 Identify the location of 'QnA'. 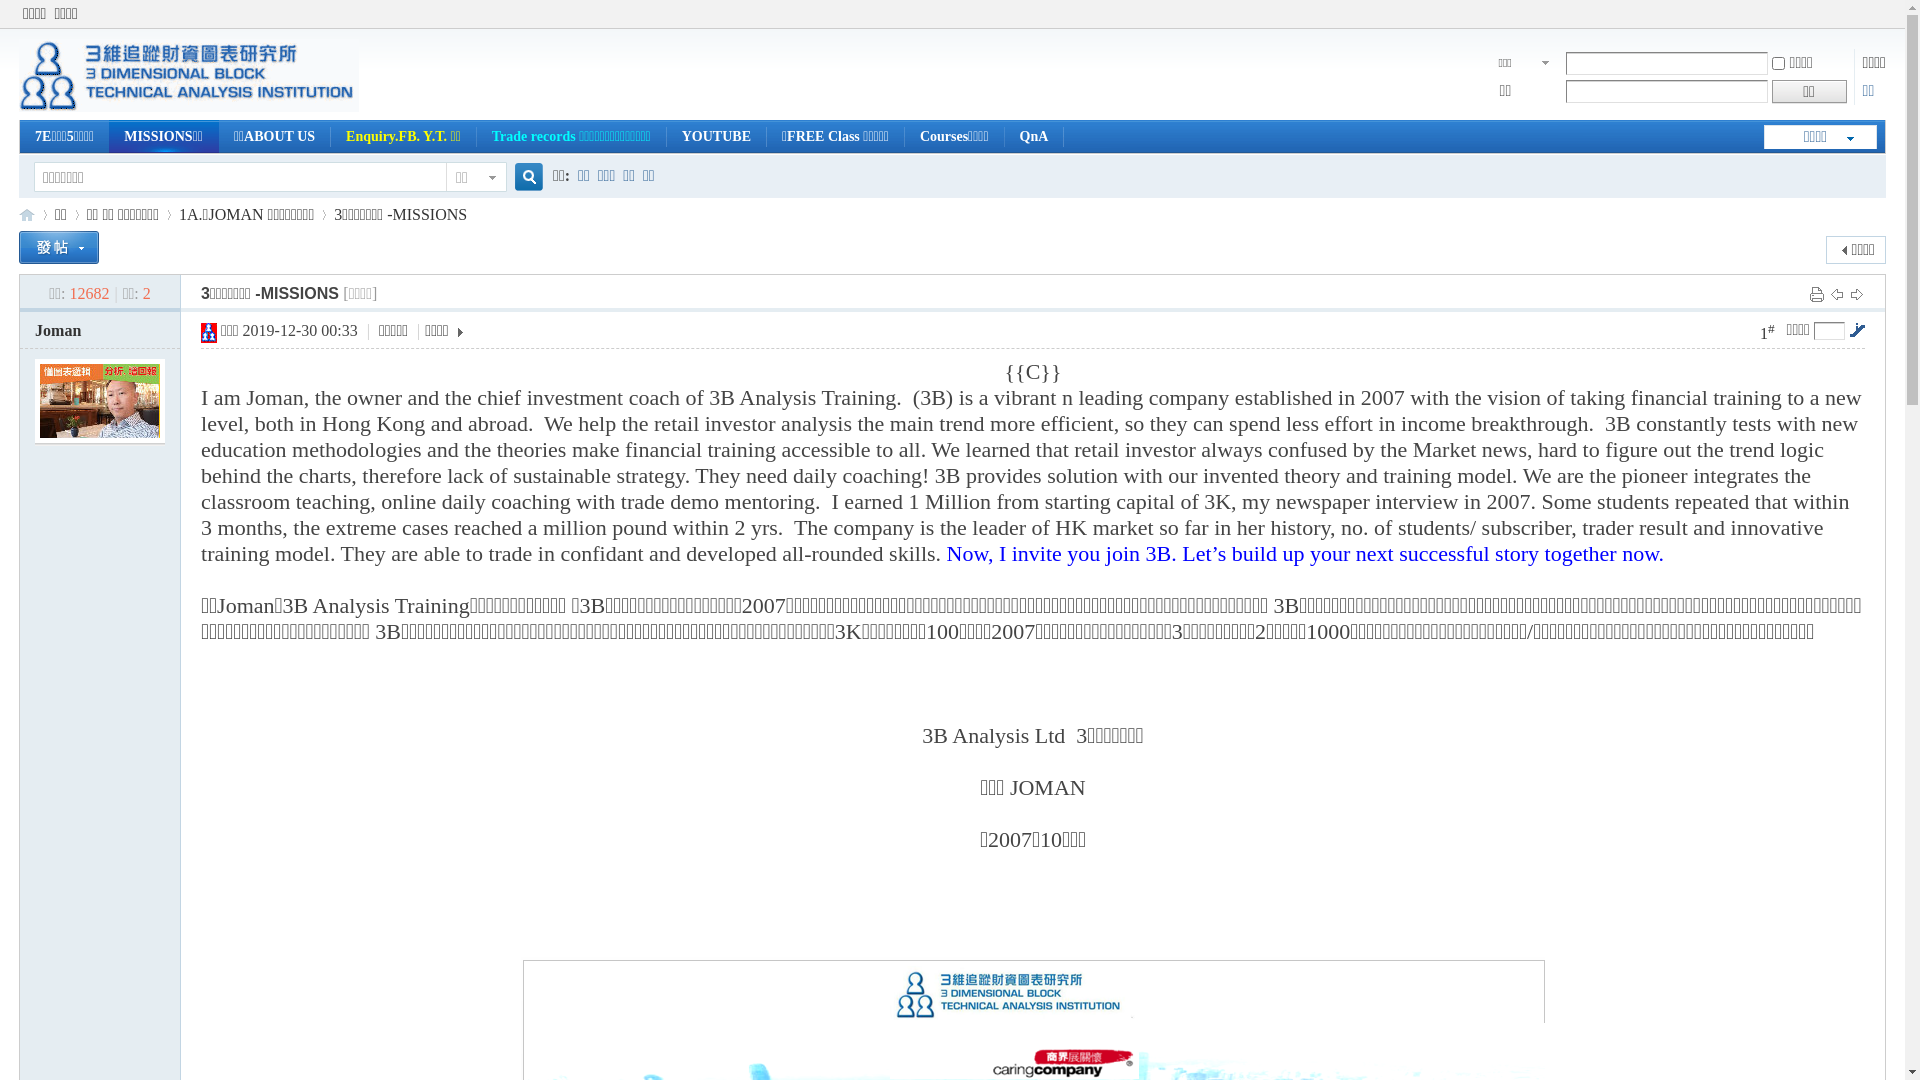
(1034, 135).